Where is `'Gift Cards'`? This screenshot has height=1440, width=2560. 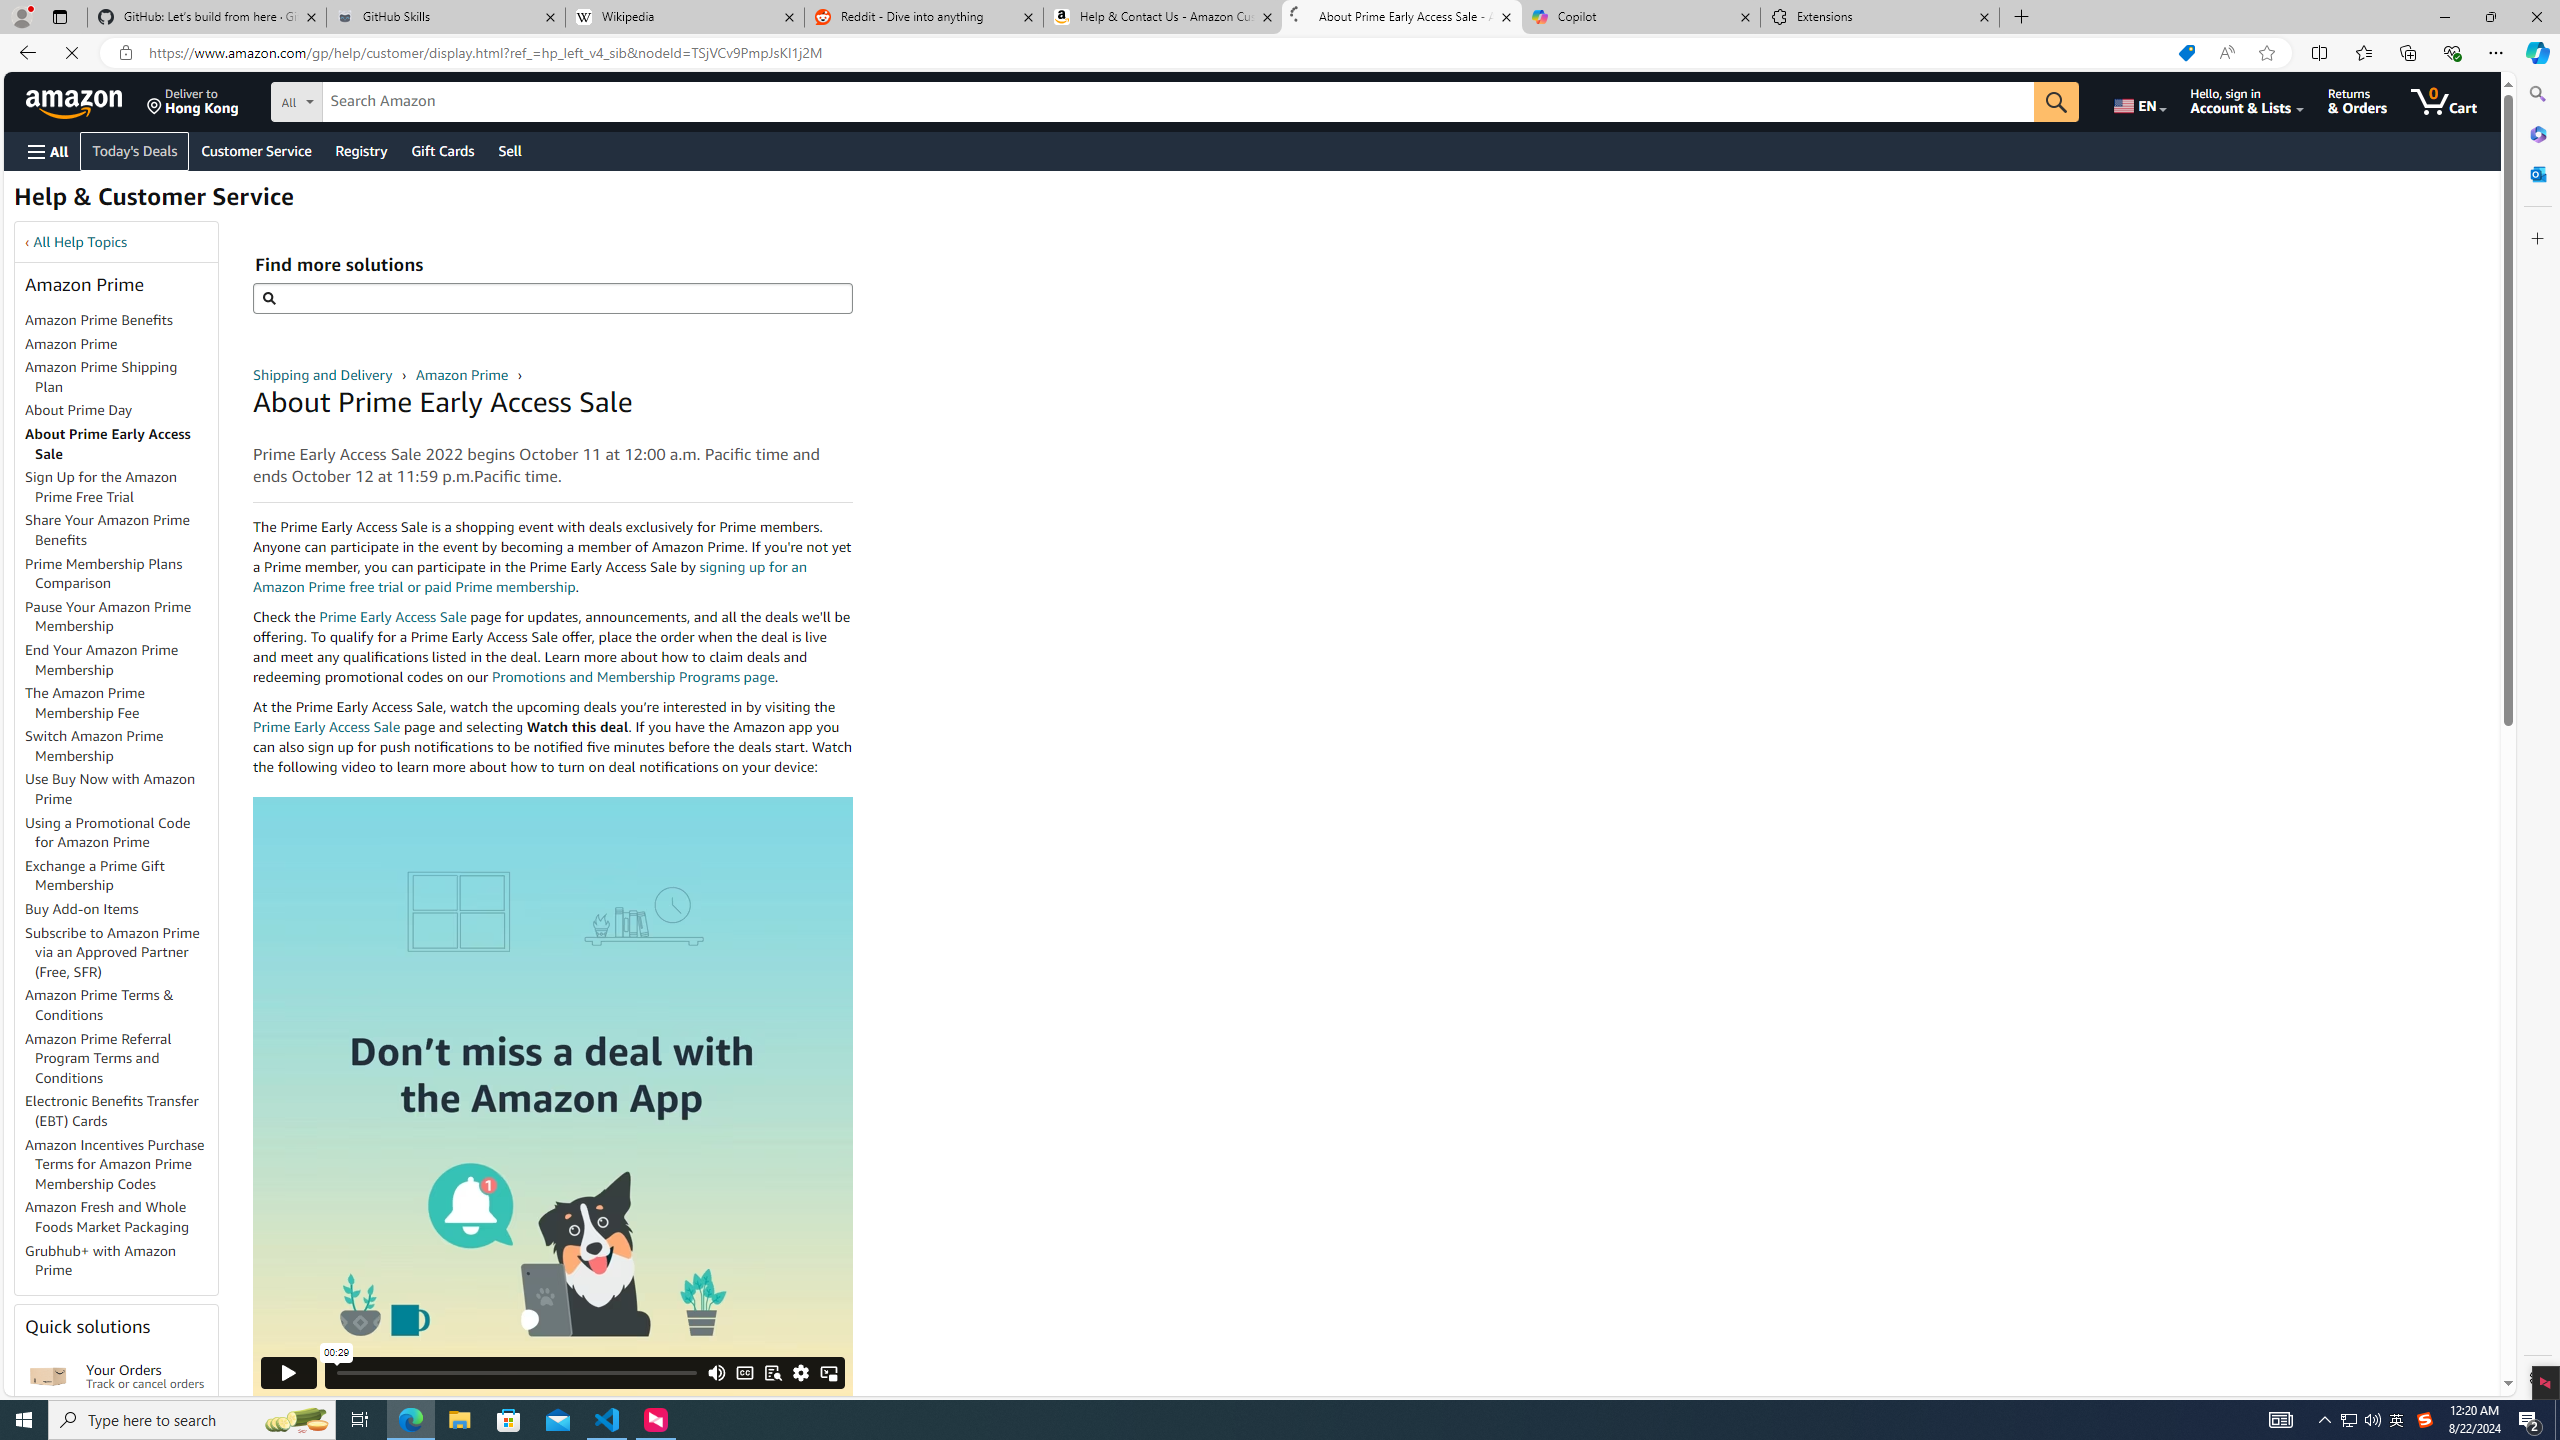
'Gift Cards' is located at coordinates (441, 150).